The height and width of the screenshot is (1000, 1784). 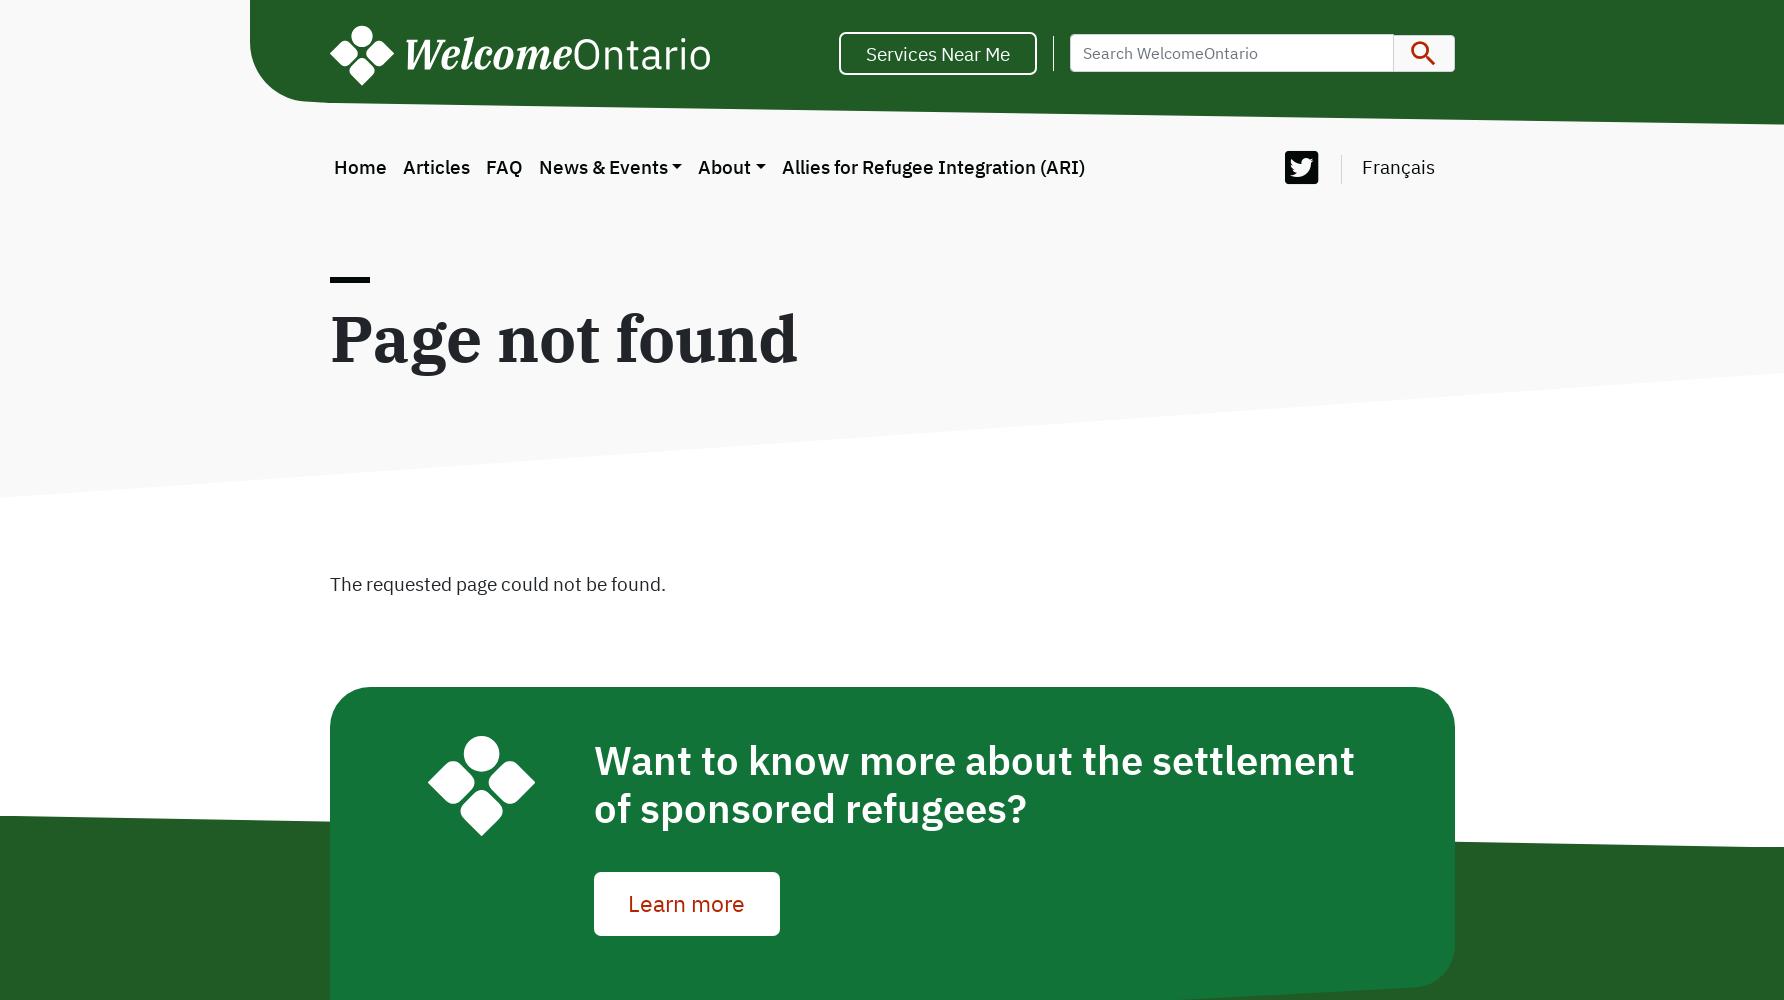 What do you see at coordinates (698, 166) in the screenshot?
I see `'About'` at bounding box center [698, 166].